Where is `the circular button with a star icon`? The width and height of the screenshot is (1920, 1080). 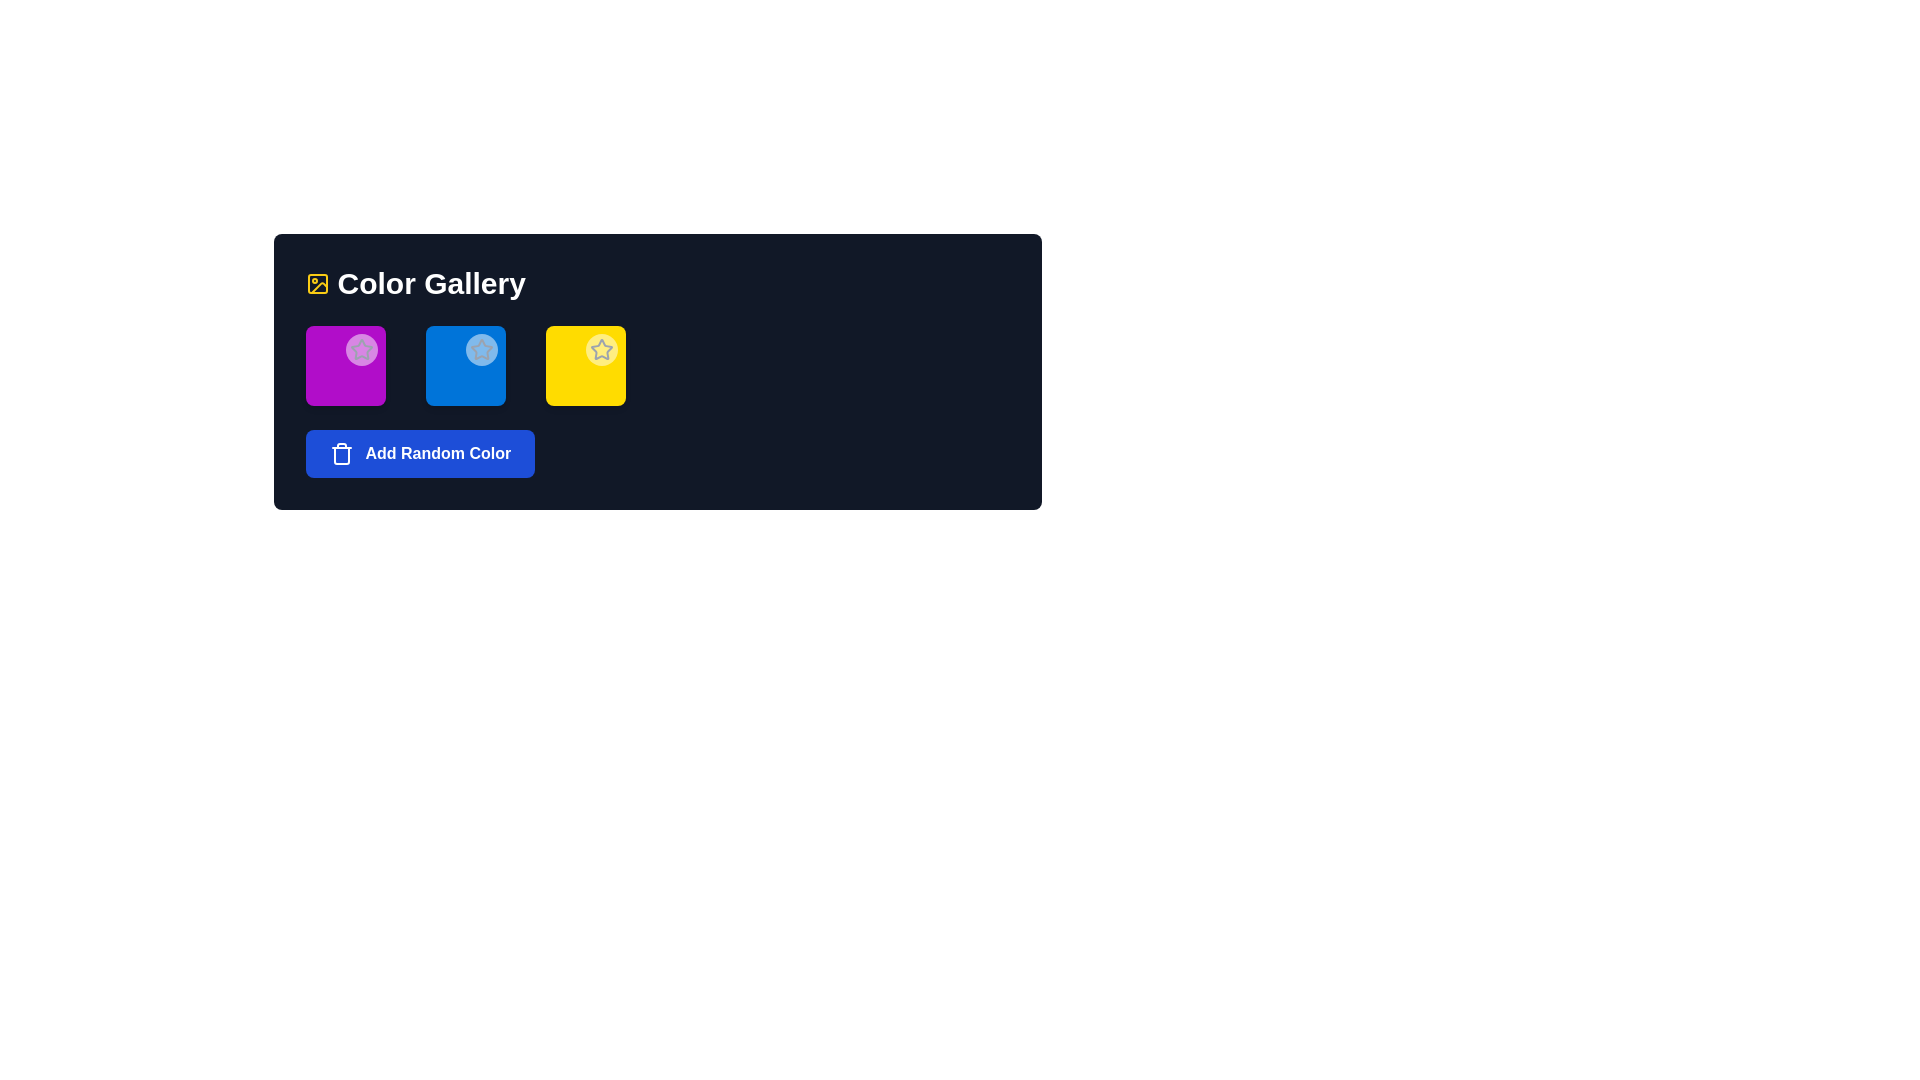 the circular button with a star icon is located at coordinates (481, 349).